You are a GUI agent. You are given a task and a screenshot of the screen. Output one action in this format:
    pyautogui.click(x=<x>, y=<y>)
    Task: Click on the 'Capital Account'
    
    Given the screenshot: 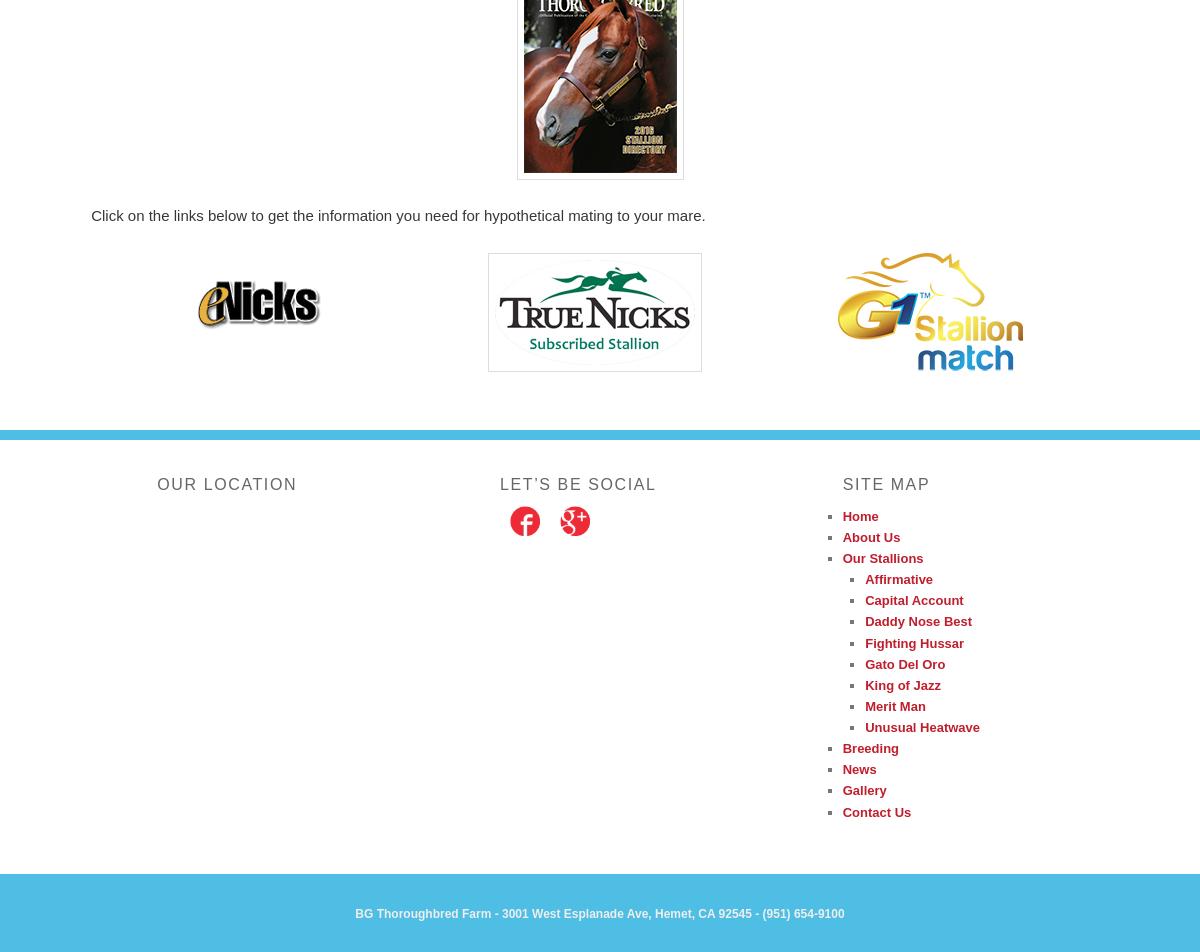 What is the action you would take?
    pyautogui.click(x=914, y=600)
    